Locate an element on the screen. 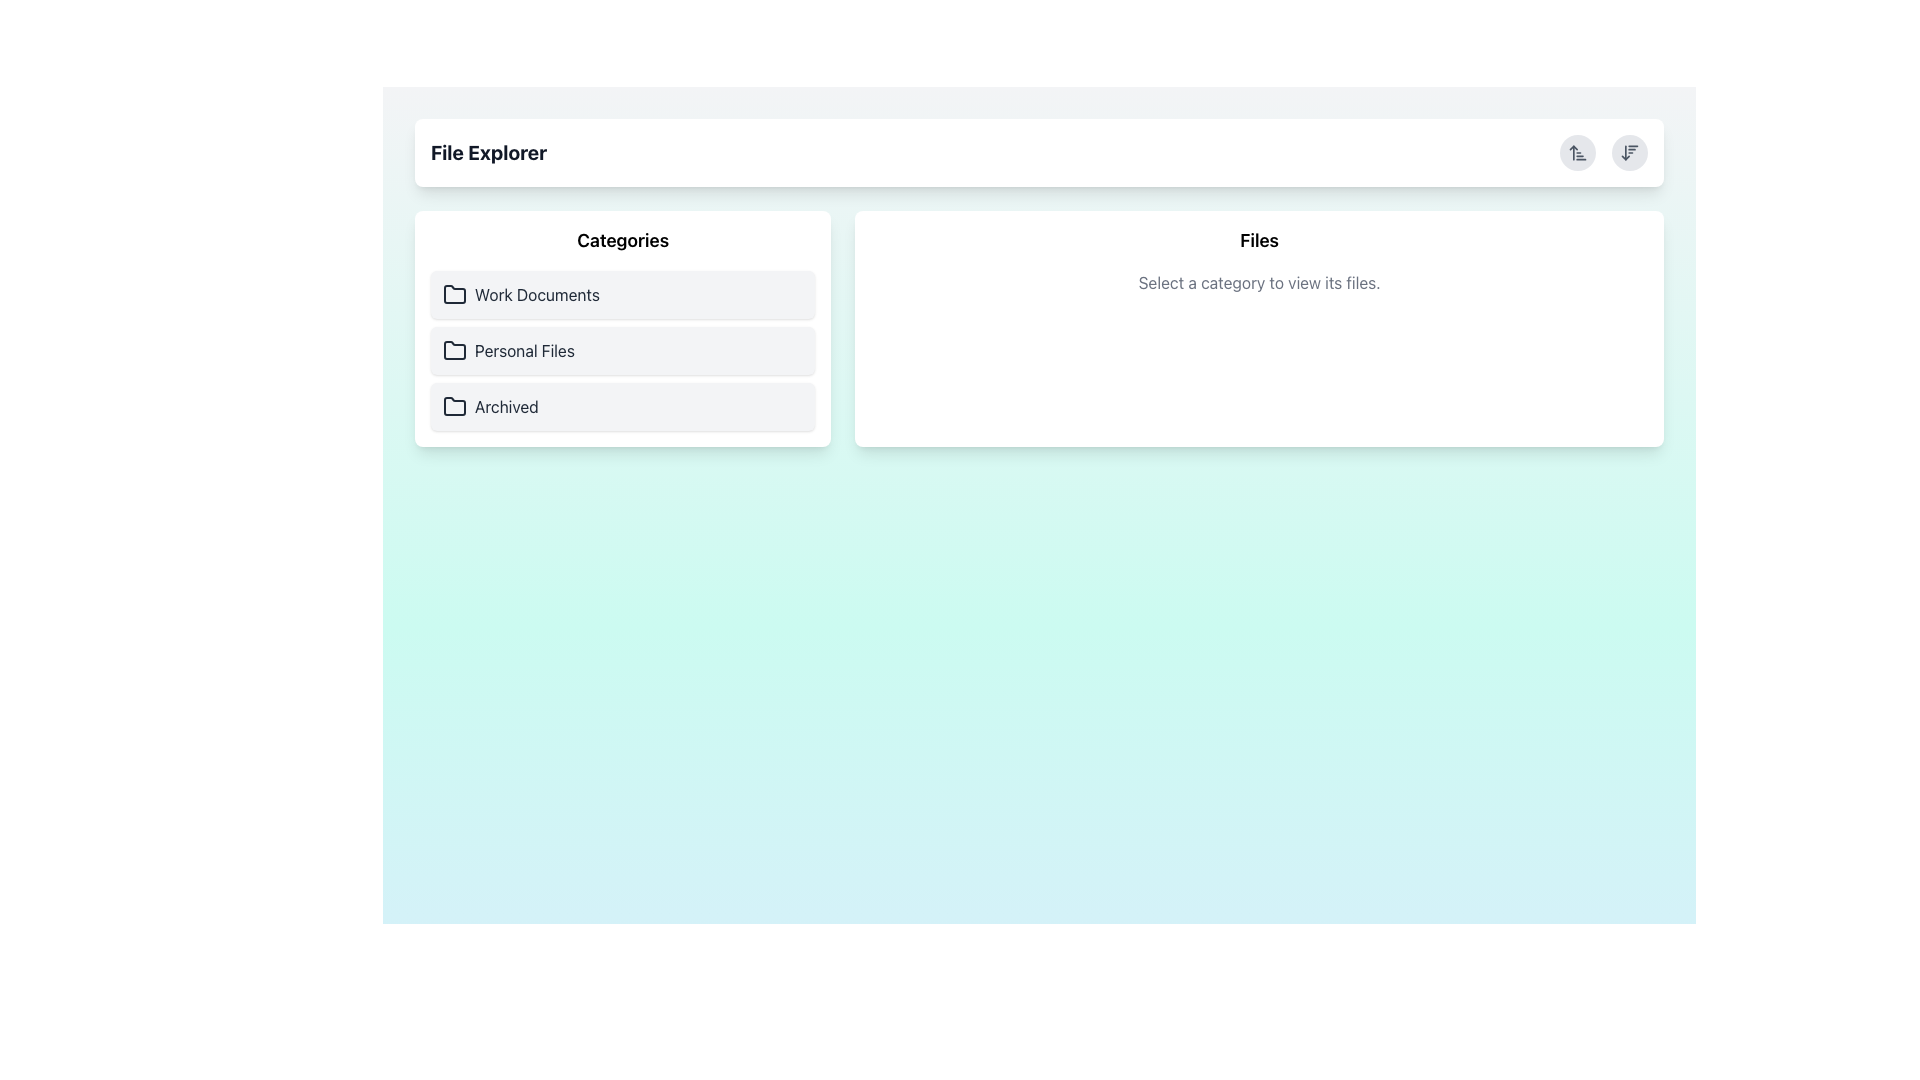  the sorting button located in the top-right corner of the white header bar, positioned to the left of the downward-arrow icon is located at coordinates (1577, 152).